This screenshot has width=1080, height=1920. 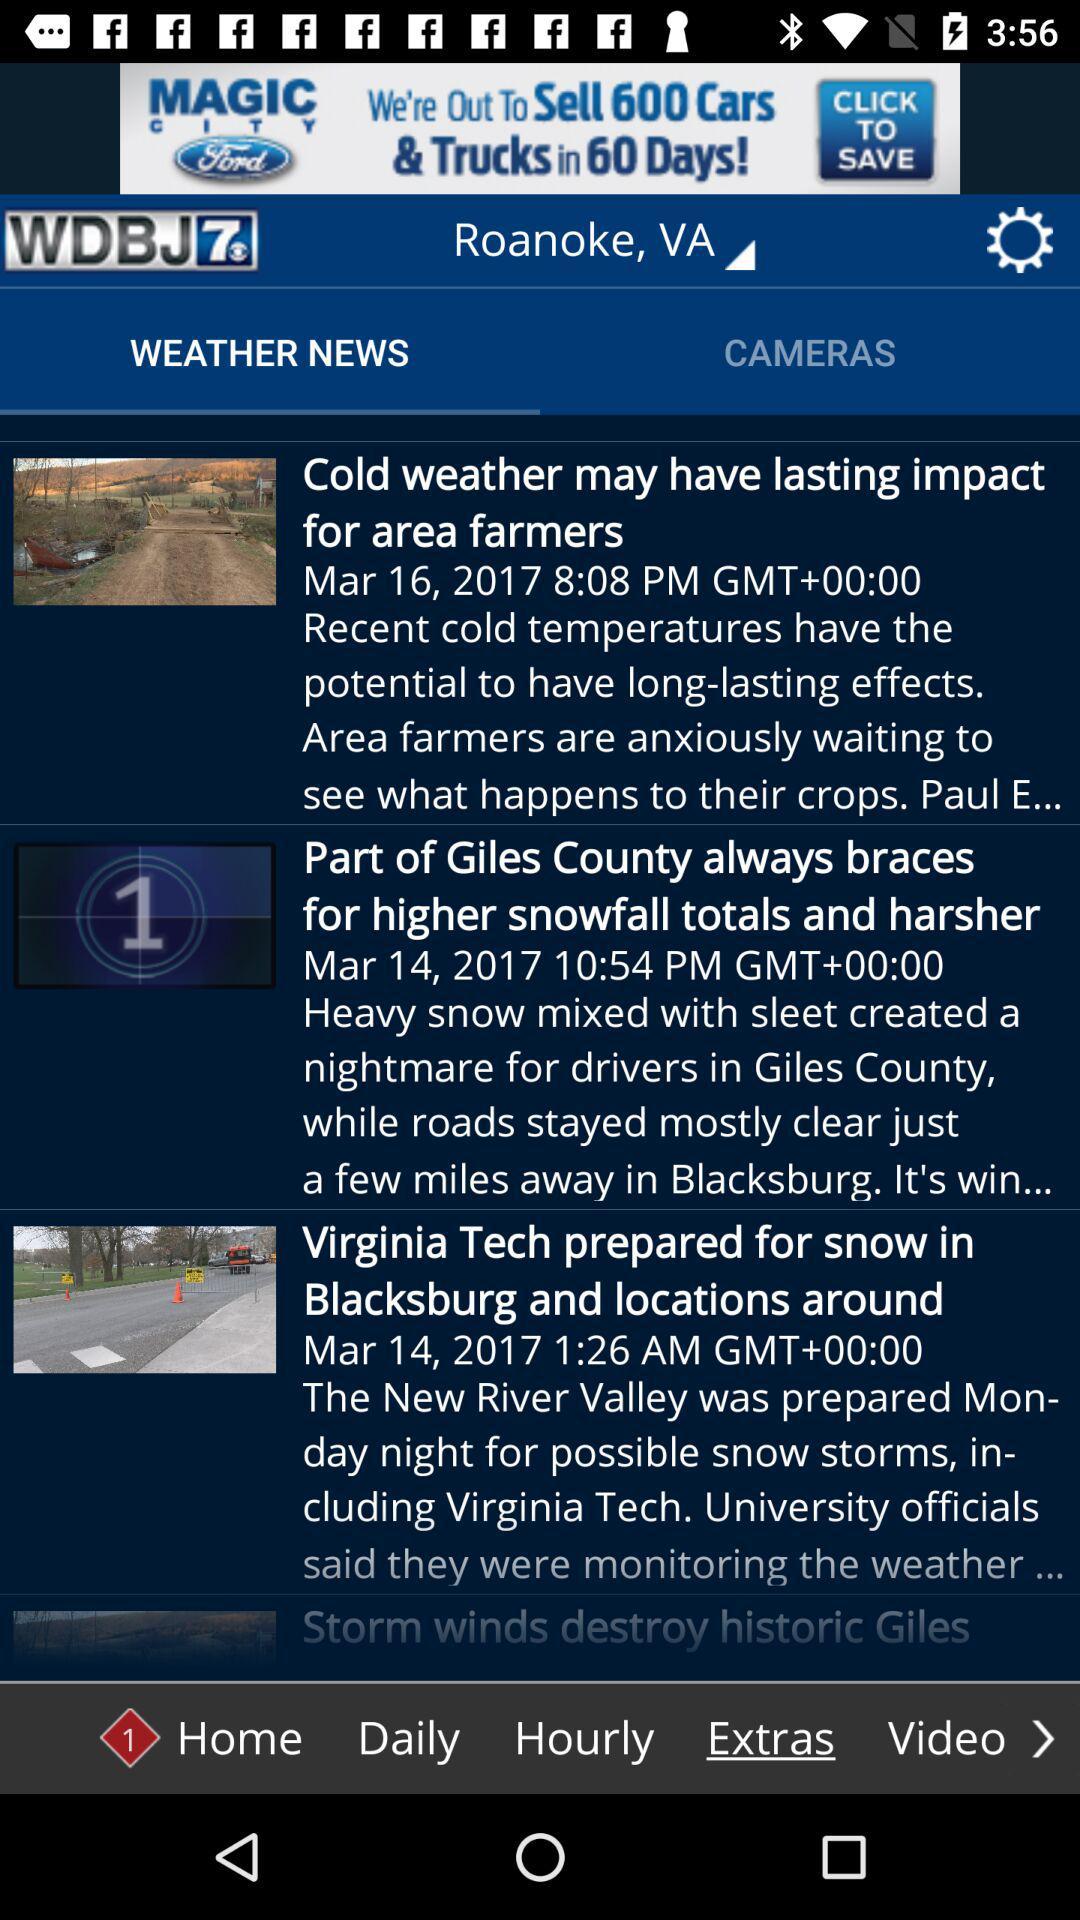 What do you see at coordinates (1042, 1737) in the screenshot?
I see `next page` at bounding box center [1042, 1737].